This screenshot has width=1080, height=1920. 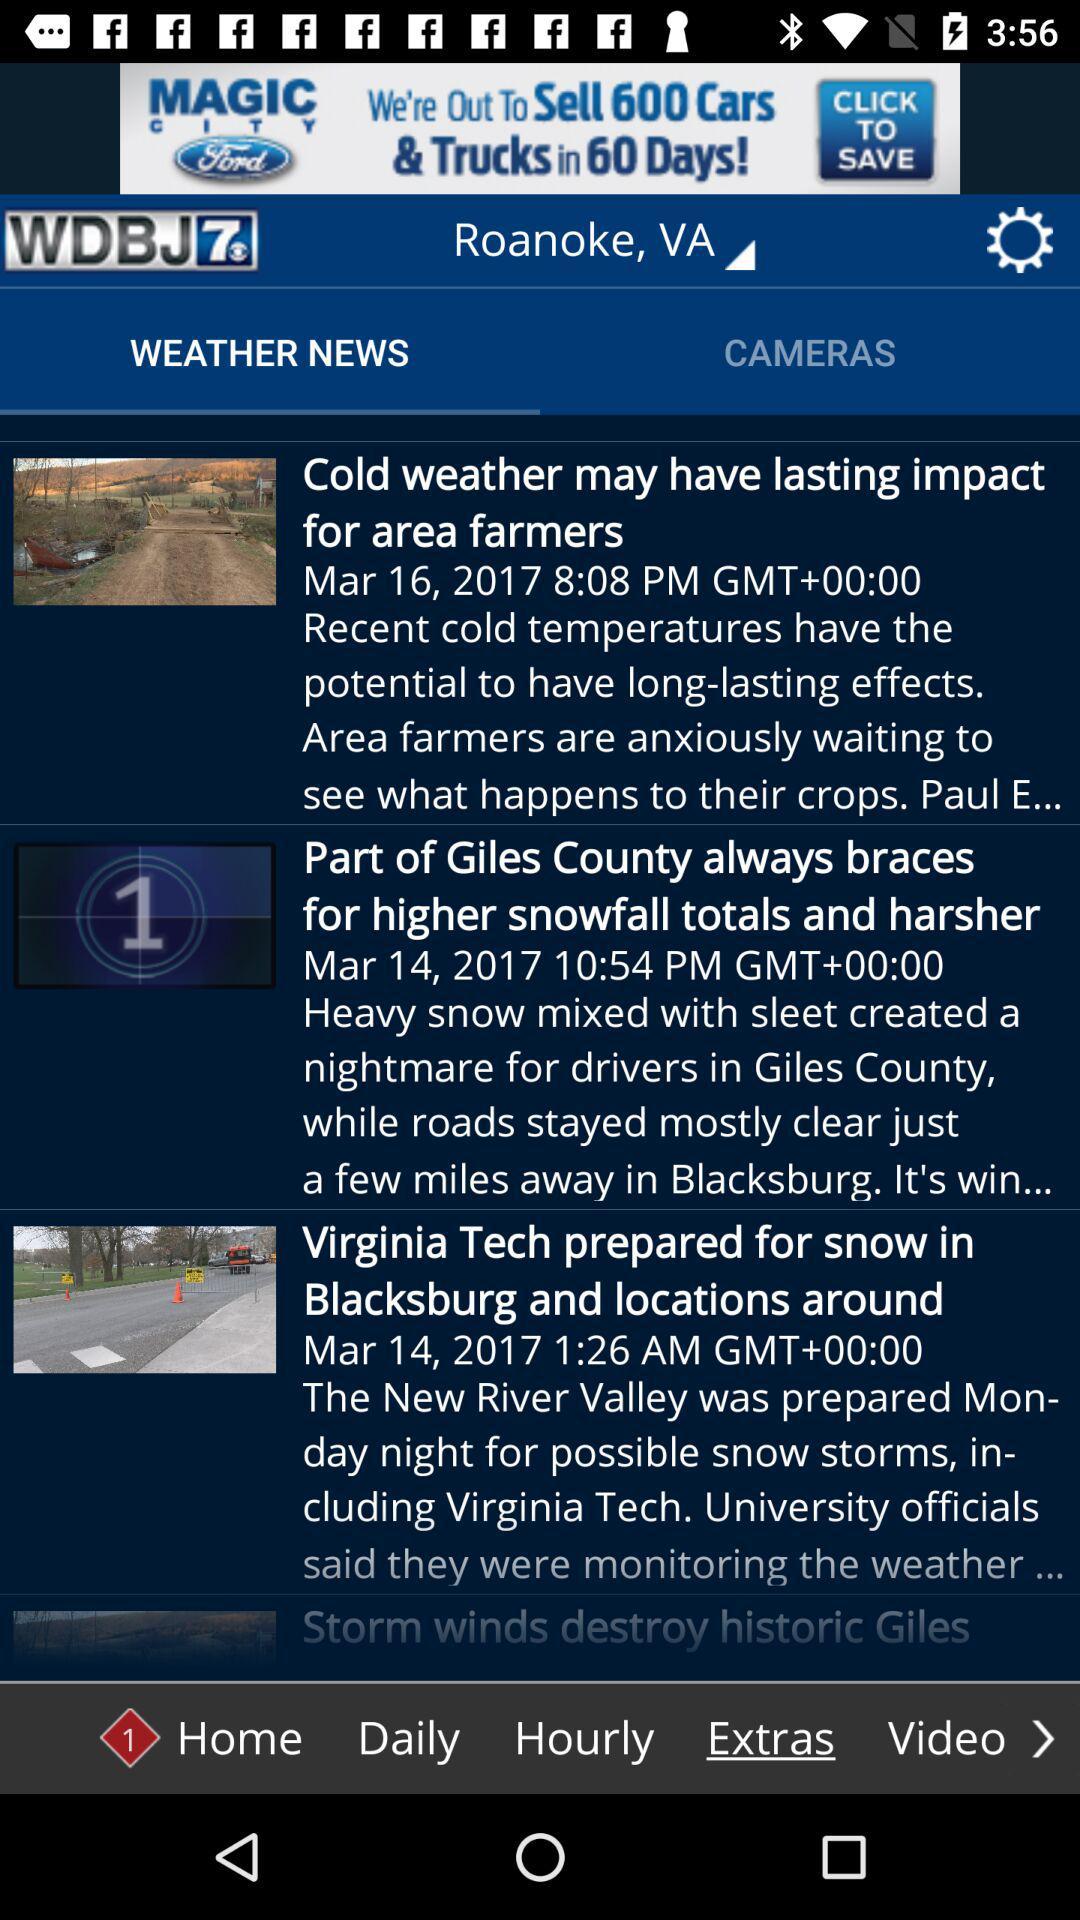 What do you see at coordinates (1042, 1737) in the screenshot?
I see `next page` at bounding box center [1042, 1737].